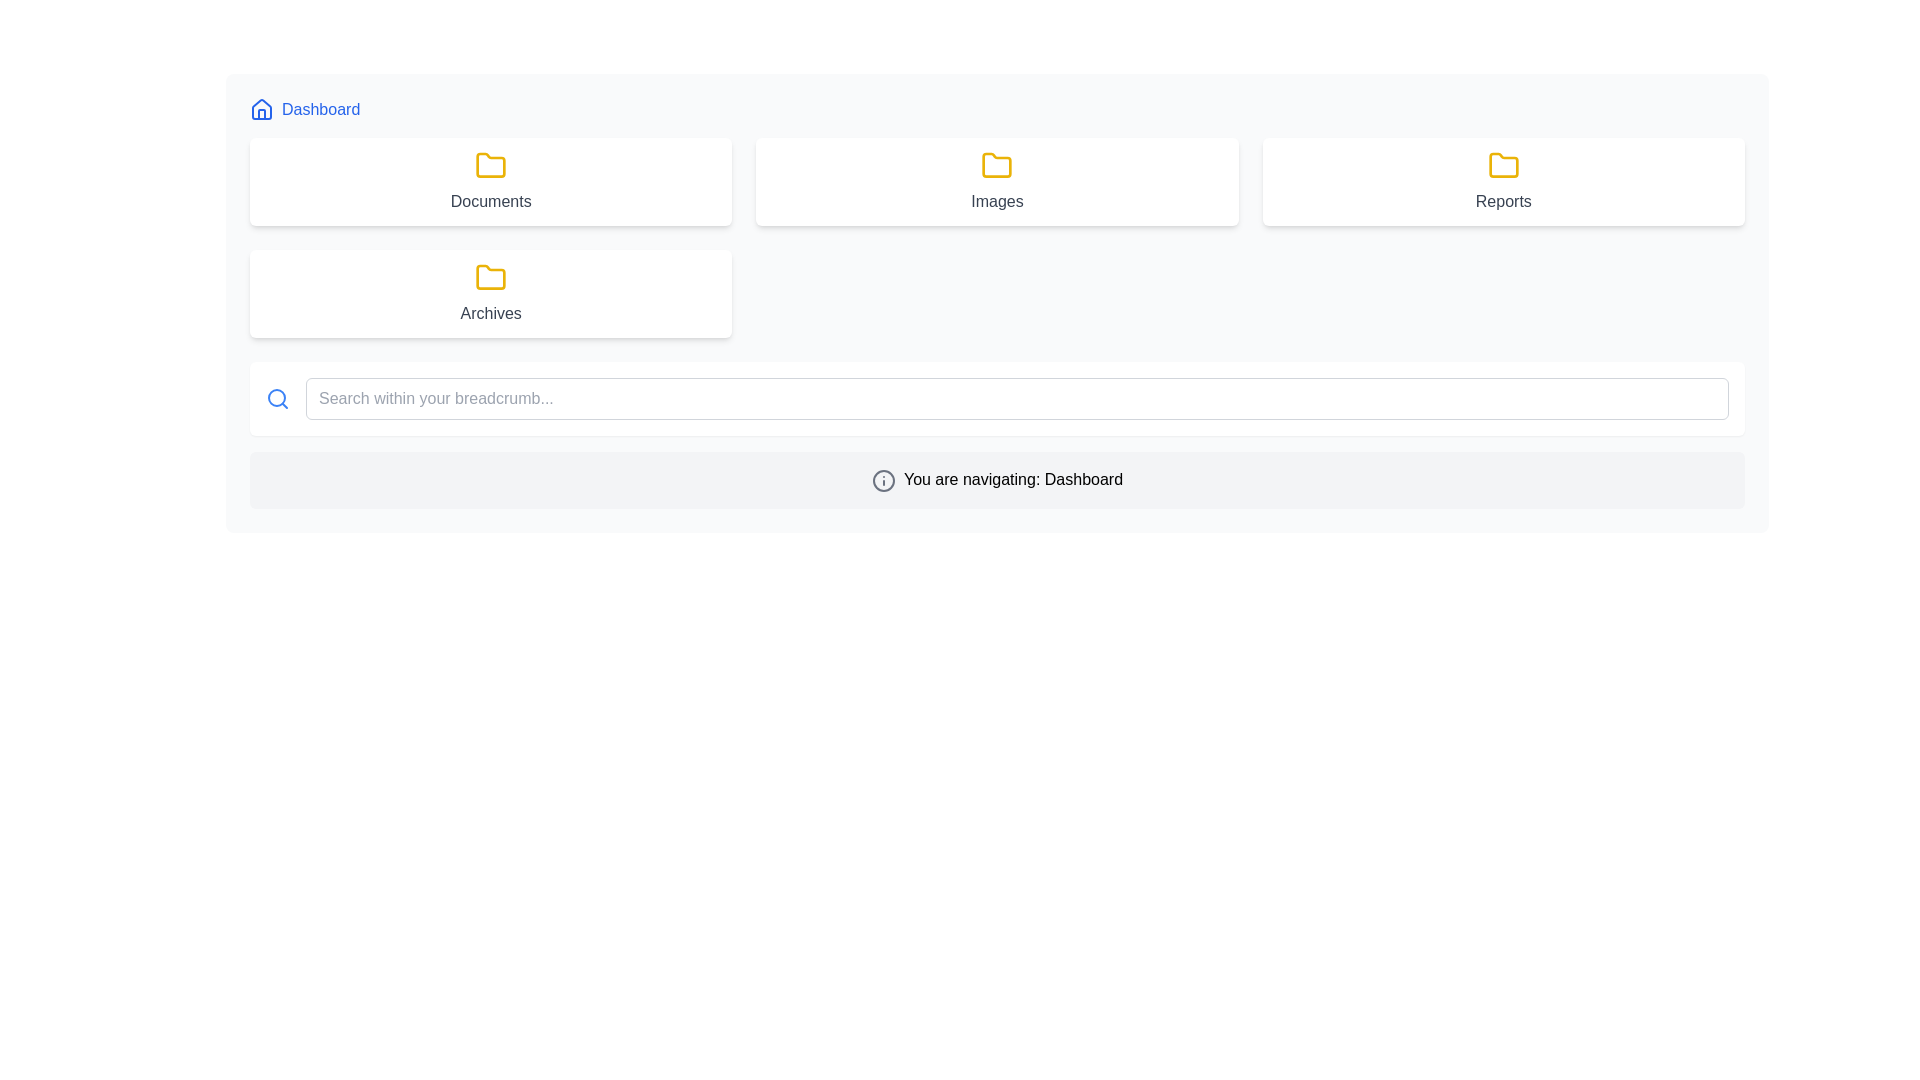  What do you see at coordinates (997, 181) in the screenshot?
I see `the 'Images' tile, which is a rectangular button with a white background and a yellow folder icon at its center` at bounding box center [997, 181].